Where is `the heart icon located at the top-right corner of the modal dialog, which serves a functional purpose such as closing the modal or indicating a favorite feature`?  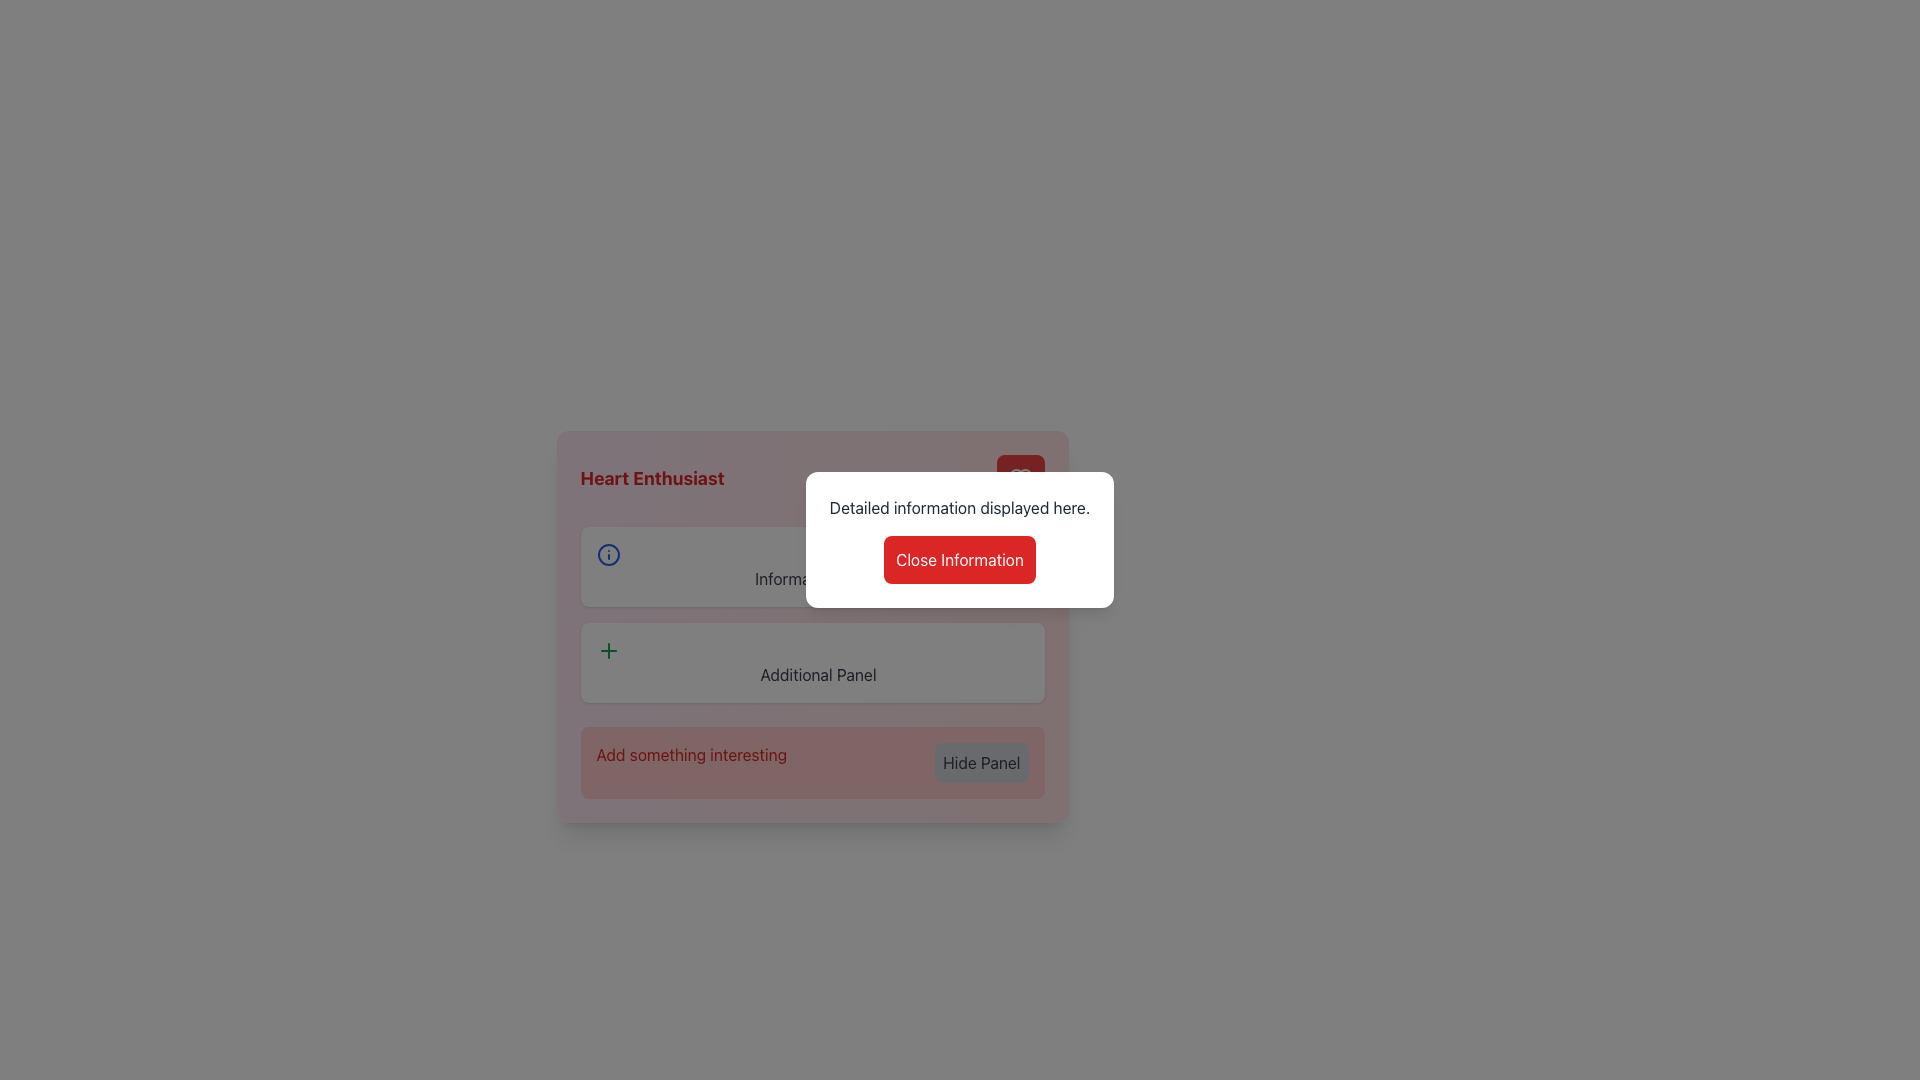 the heart icon located at the top-right corner of the modal dialog, which serves a functional purpose such as closing the modal or indicating a favorite feature is located at coordinates (1020, 478).